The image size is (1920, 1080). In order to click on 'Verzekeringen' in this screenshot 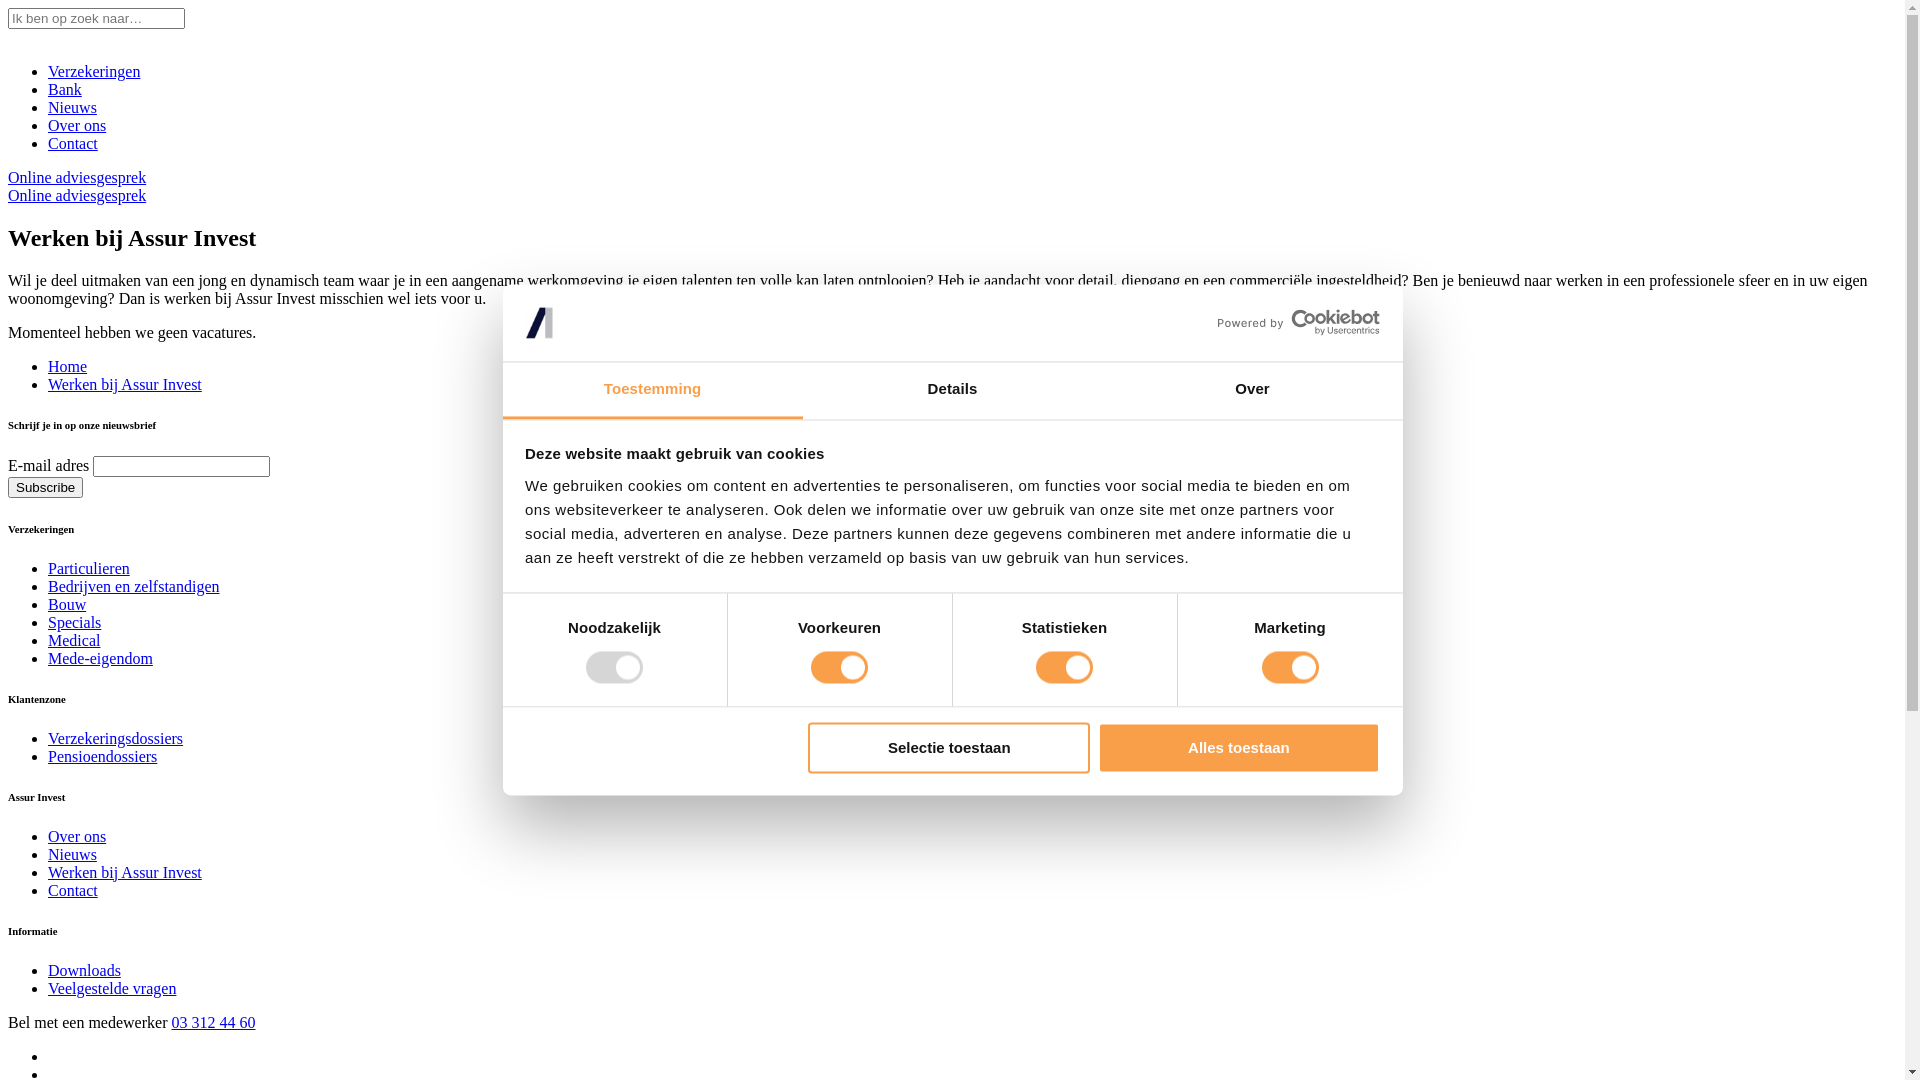, I will do `click(93, 70)`.